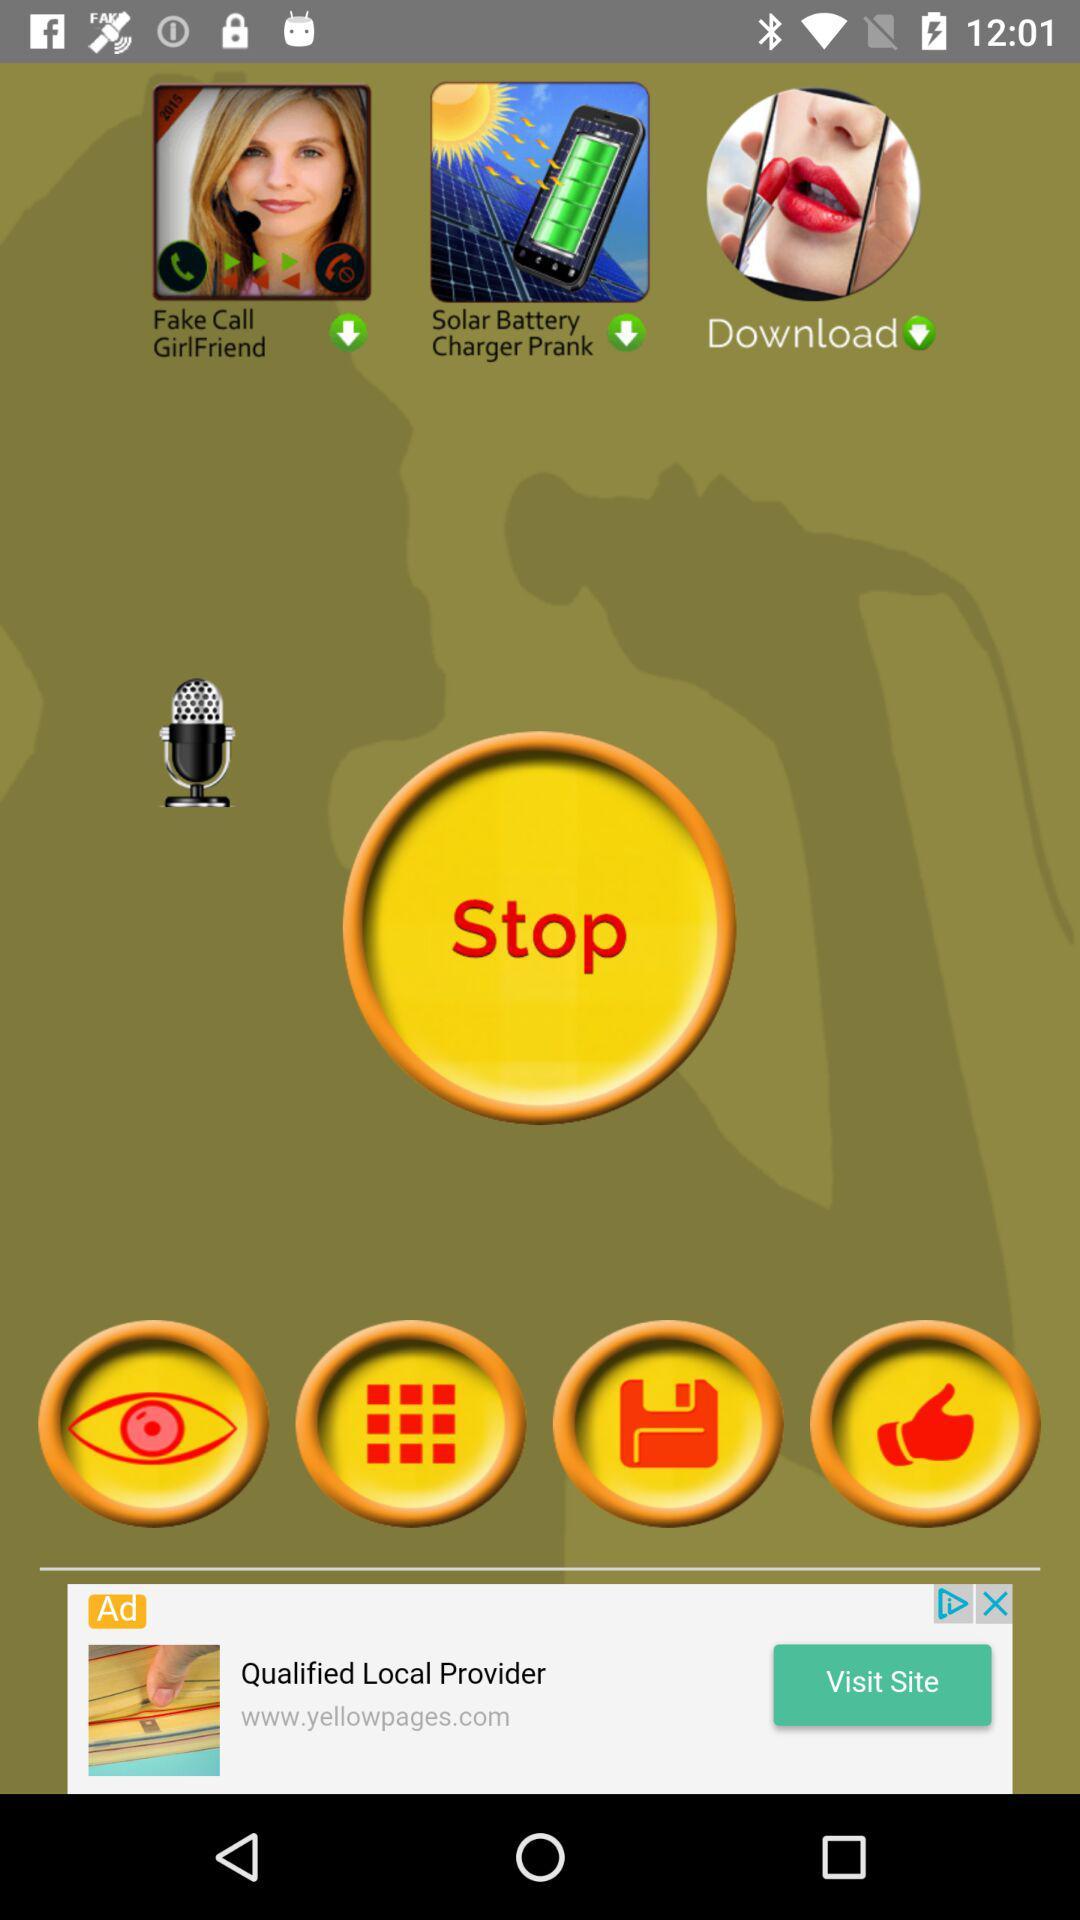  What do you see at coordinates (540, 219) in the screenshot?
I see `solar battery charger prank` at bounding box center [540, 219].